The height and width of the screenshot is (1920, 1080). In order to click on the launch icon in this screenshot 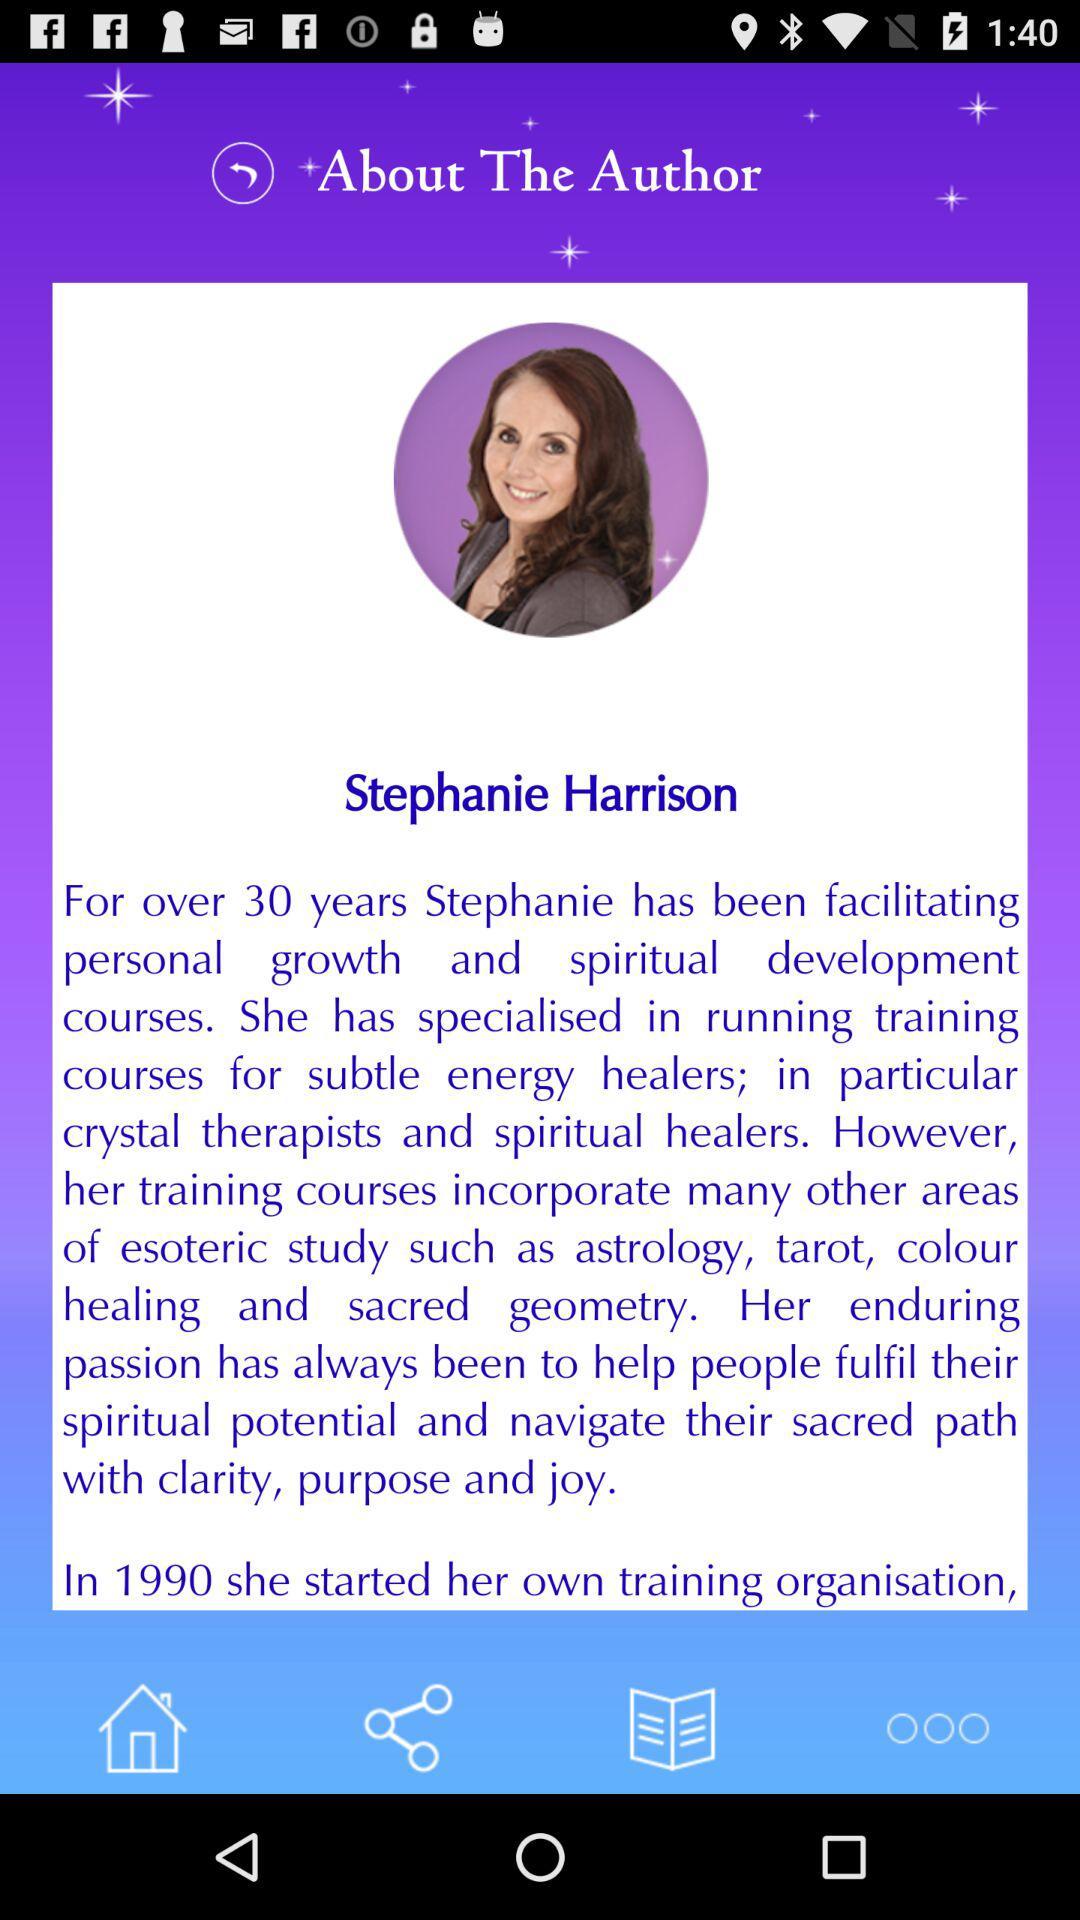, I will do `click(141, 1848)`.